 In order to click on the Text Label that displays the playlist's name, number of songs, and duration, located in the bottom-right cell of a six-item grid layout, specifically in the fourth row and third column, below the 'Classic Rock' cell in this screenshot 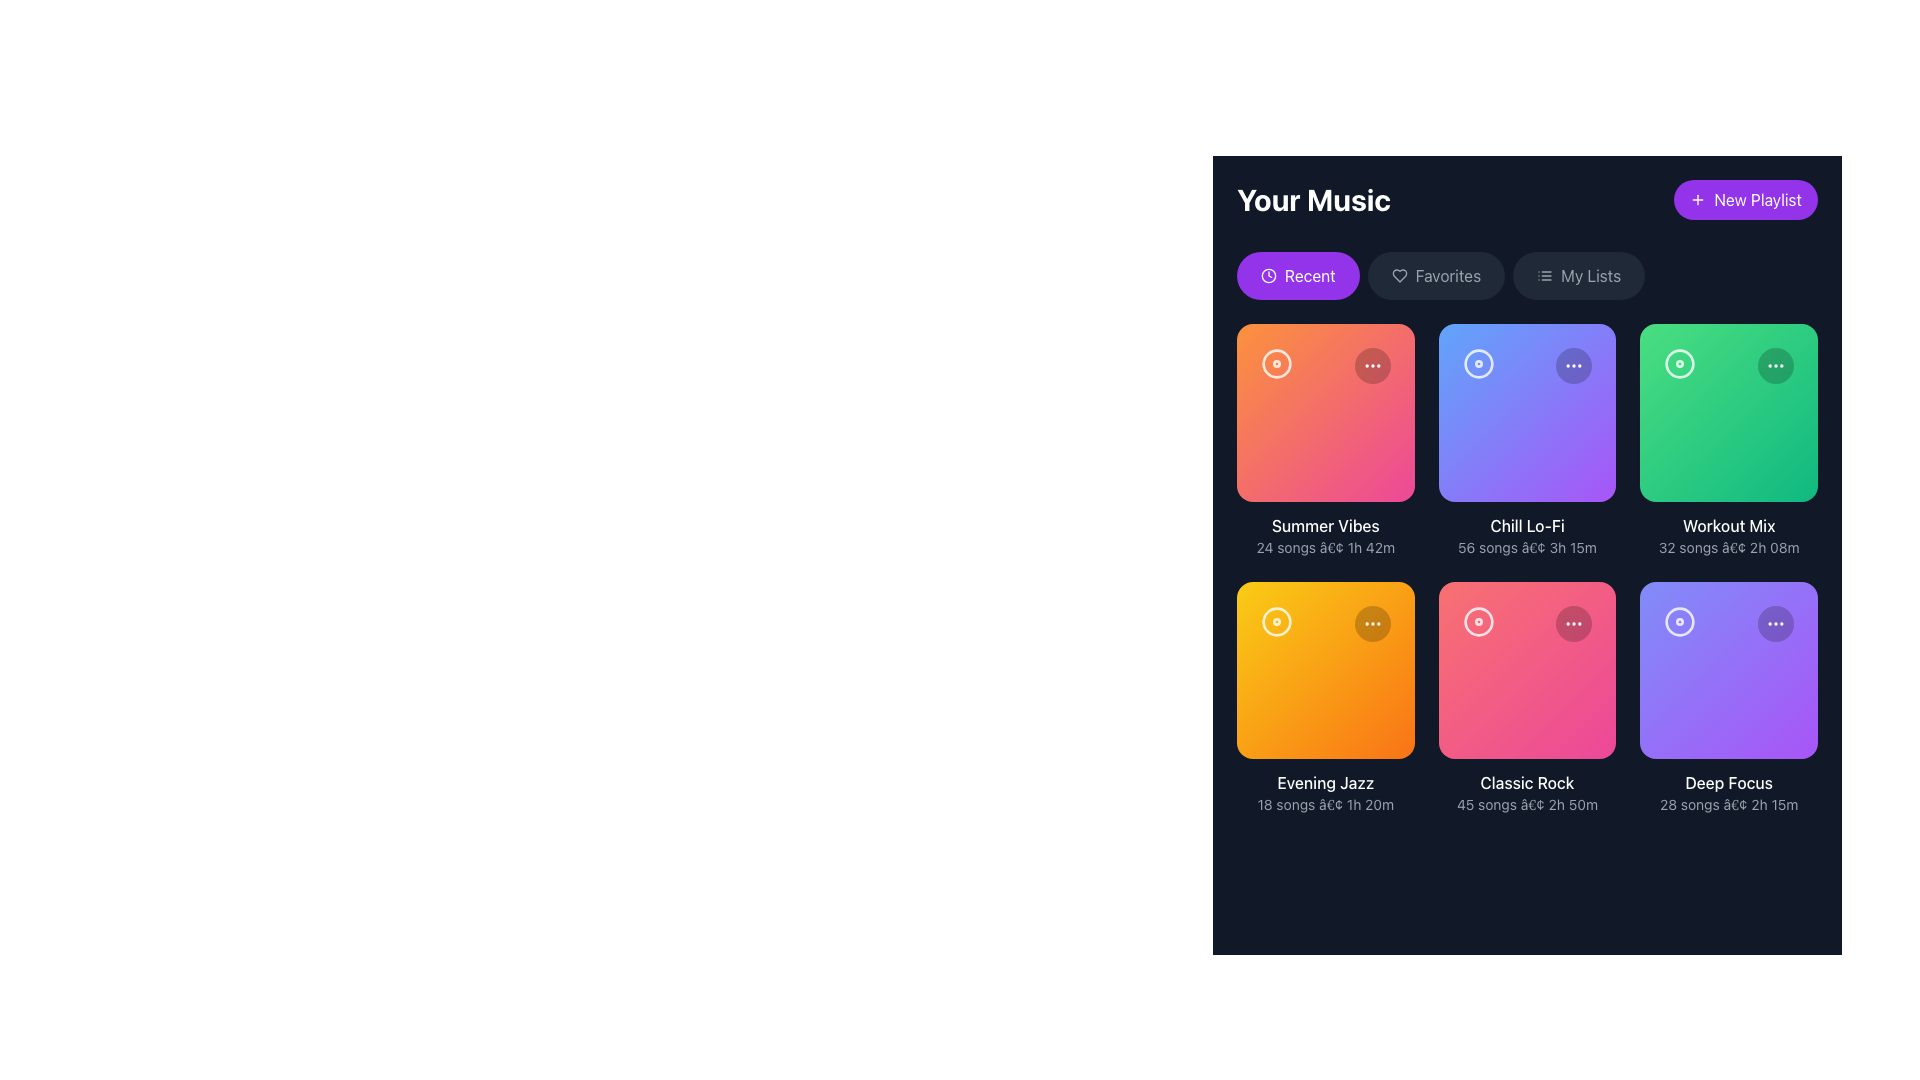, I will do `click(1728, 792)`.